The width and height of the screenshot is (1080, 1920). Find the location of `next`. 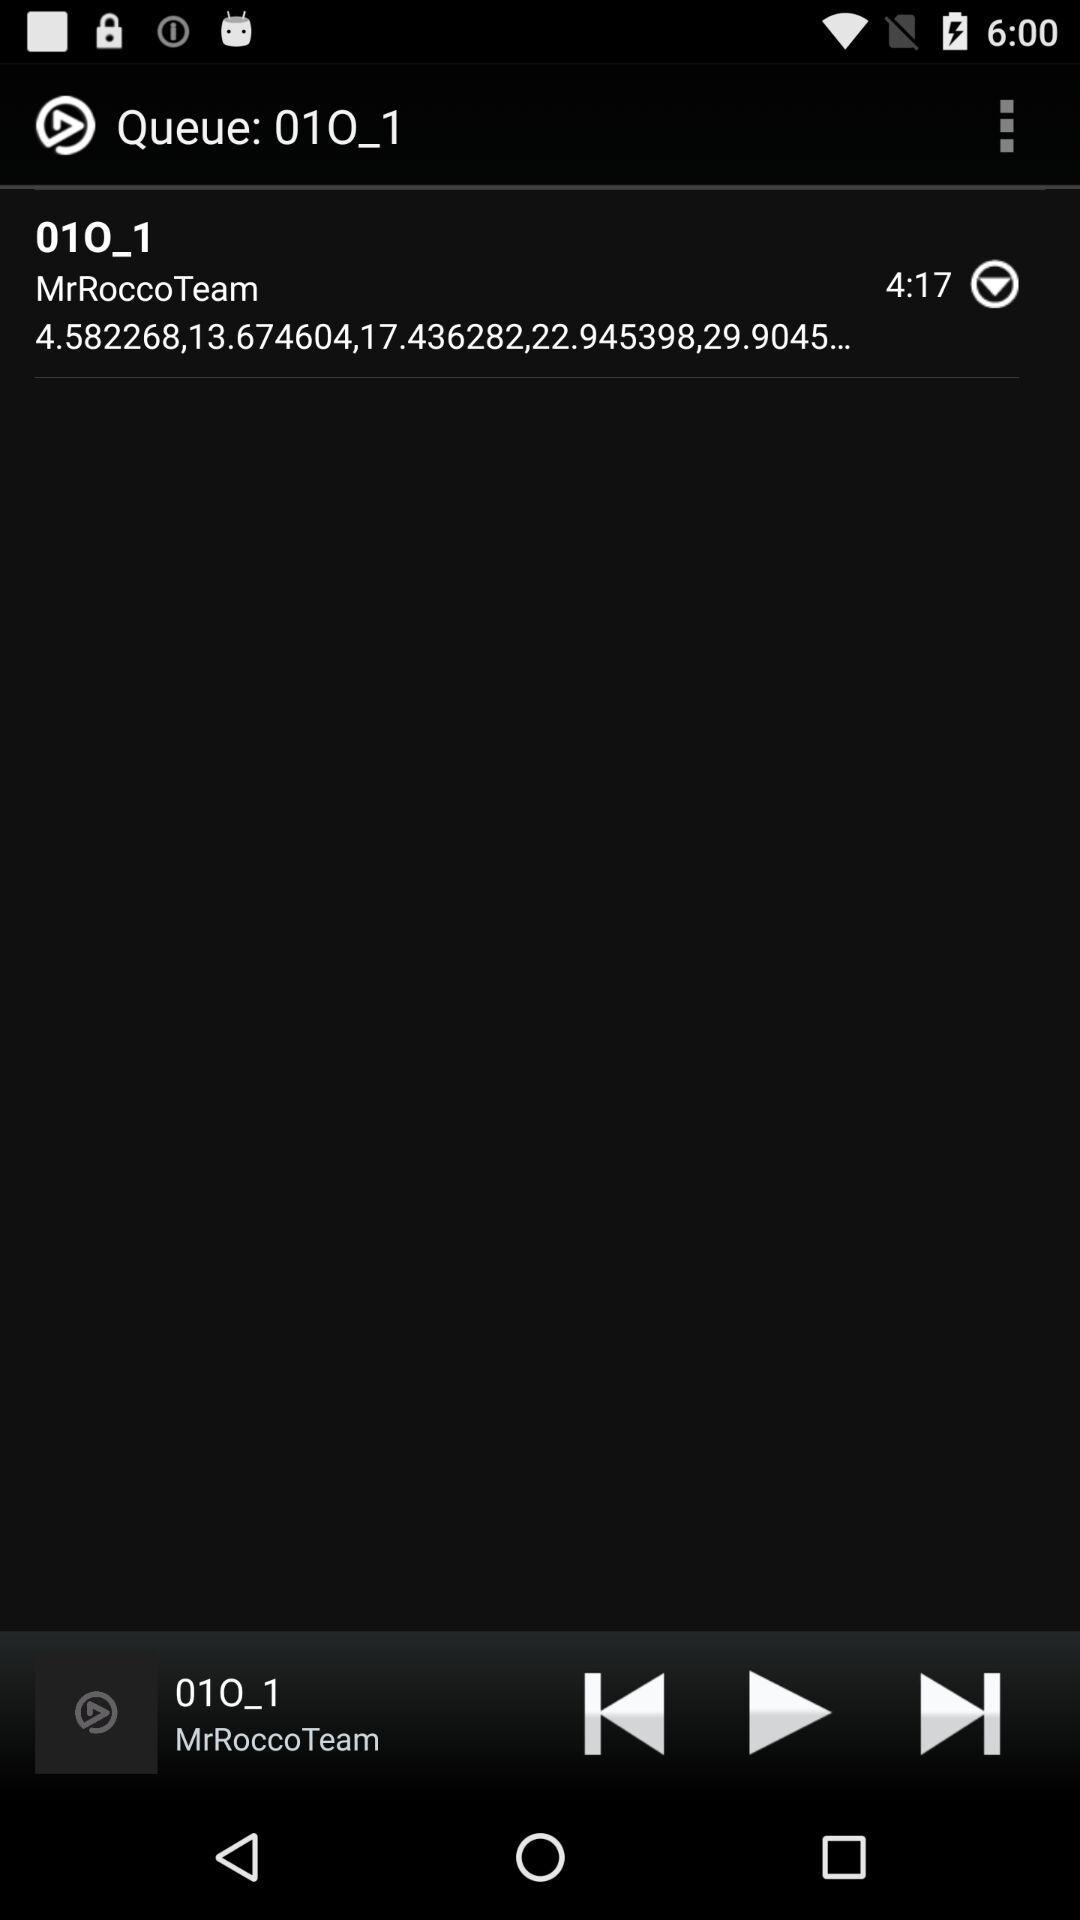

next is located at coordinates (959, 1711).